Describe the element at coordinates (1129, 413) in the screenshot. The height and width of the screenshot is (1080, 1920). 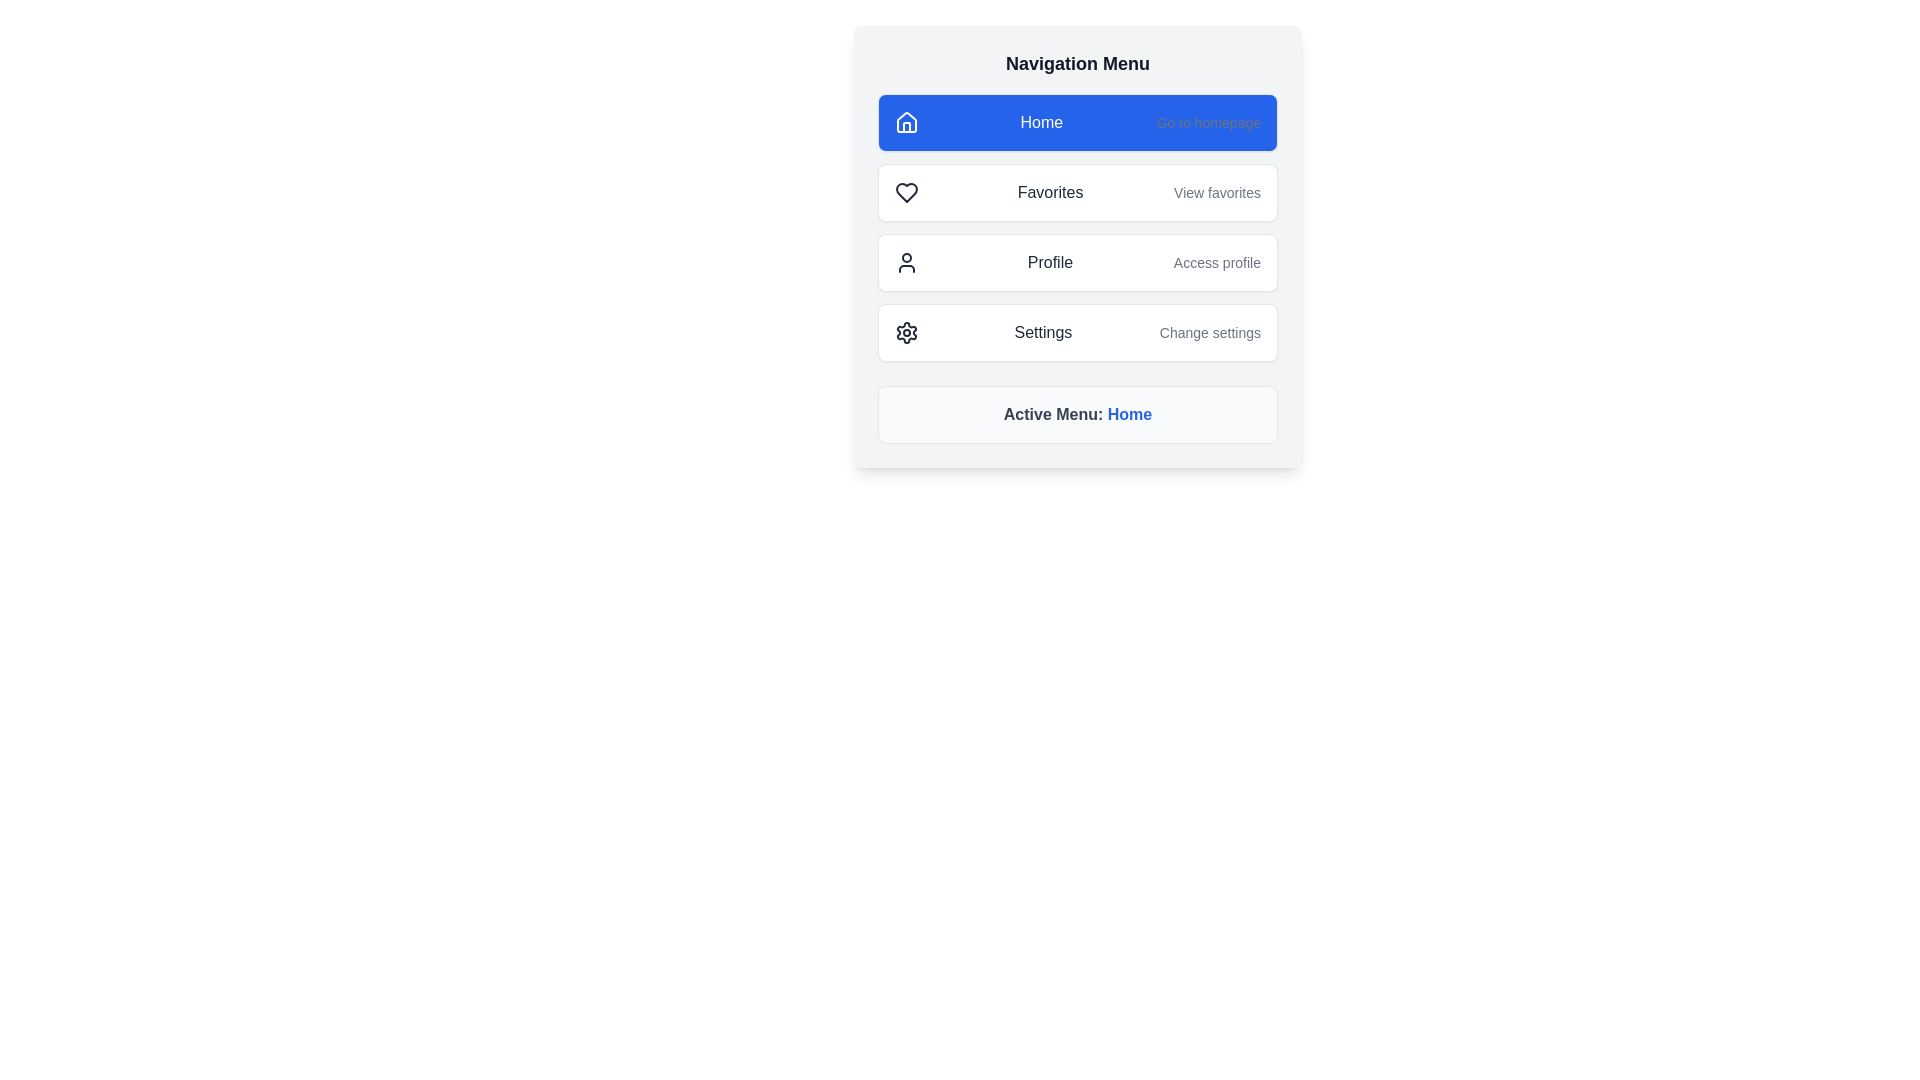
I see `the 'Home' text label, which is in bold blue font and located immediately after the 'Active Menu:' heading` at that location.